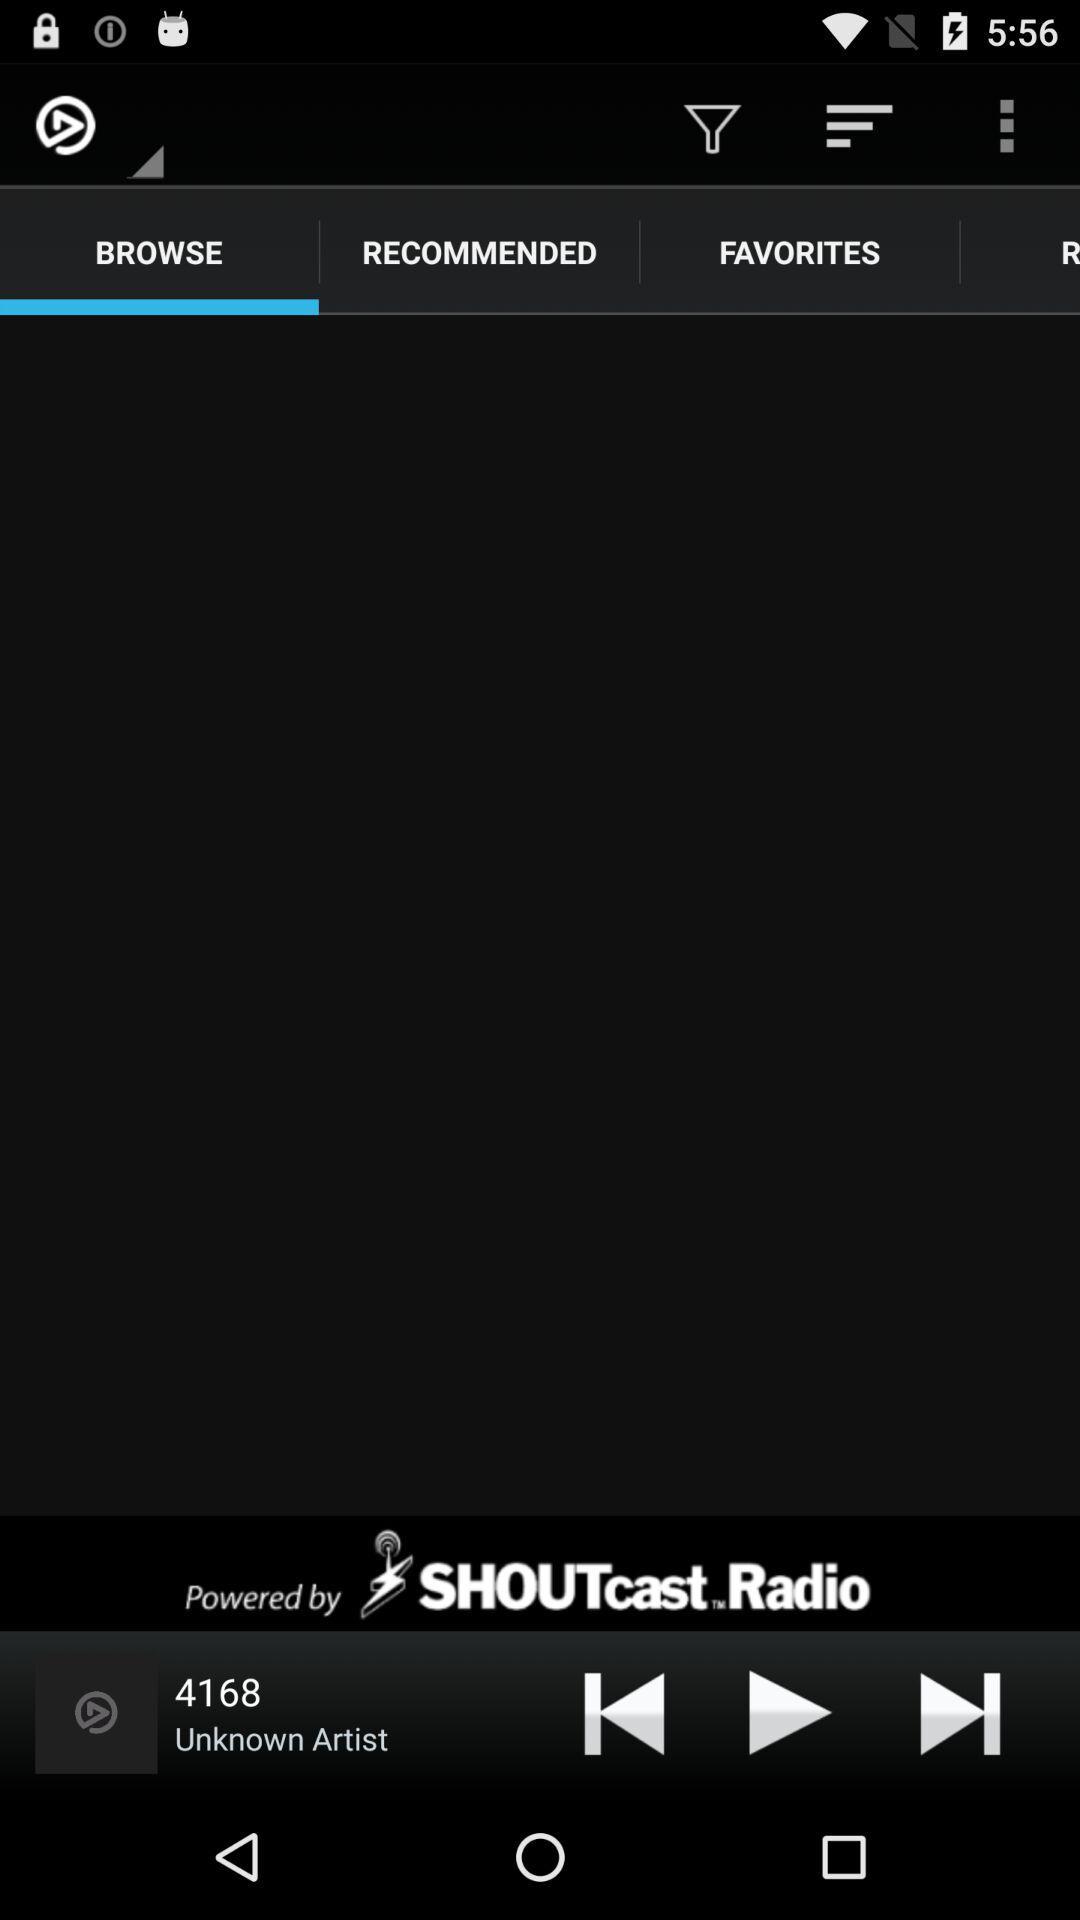  I want to click on previous music, so click(623, 1711).